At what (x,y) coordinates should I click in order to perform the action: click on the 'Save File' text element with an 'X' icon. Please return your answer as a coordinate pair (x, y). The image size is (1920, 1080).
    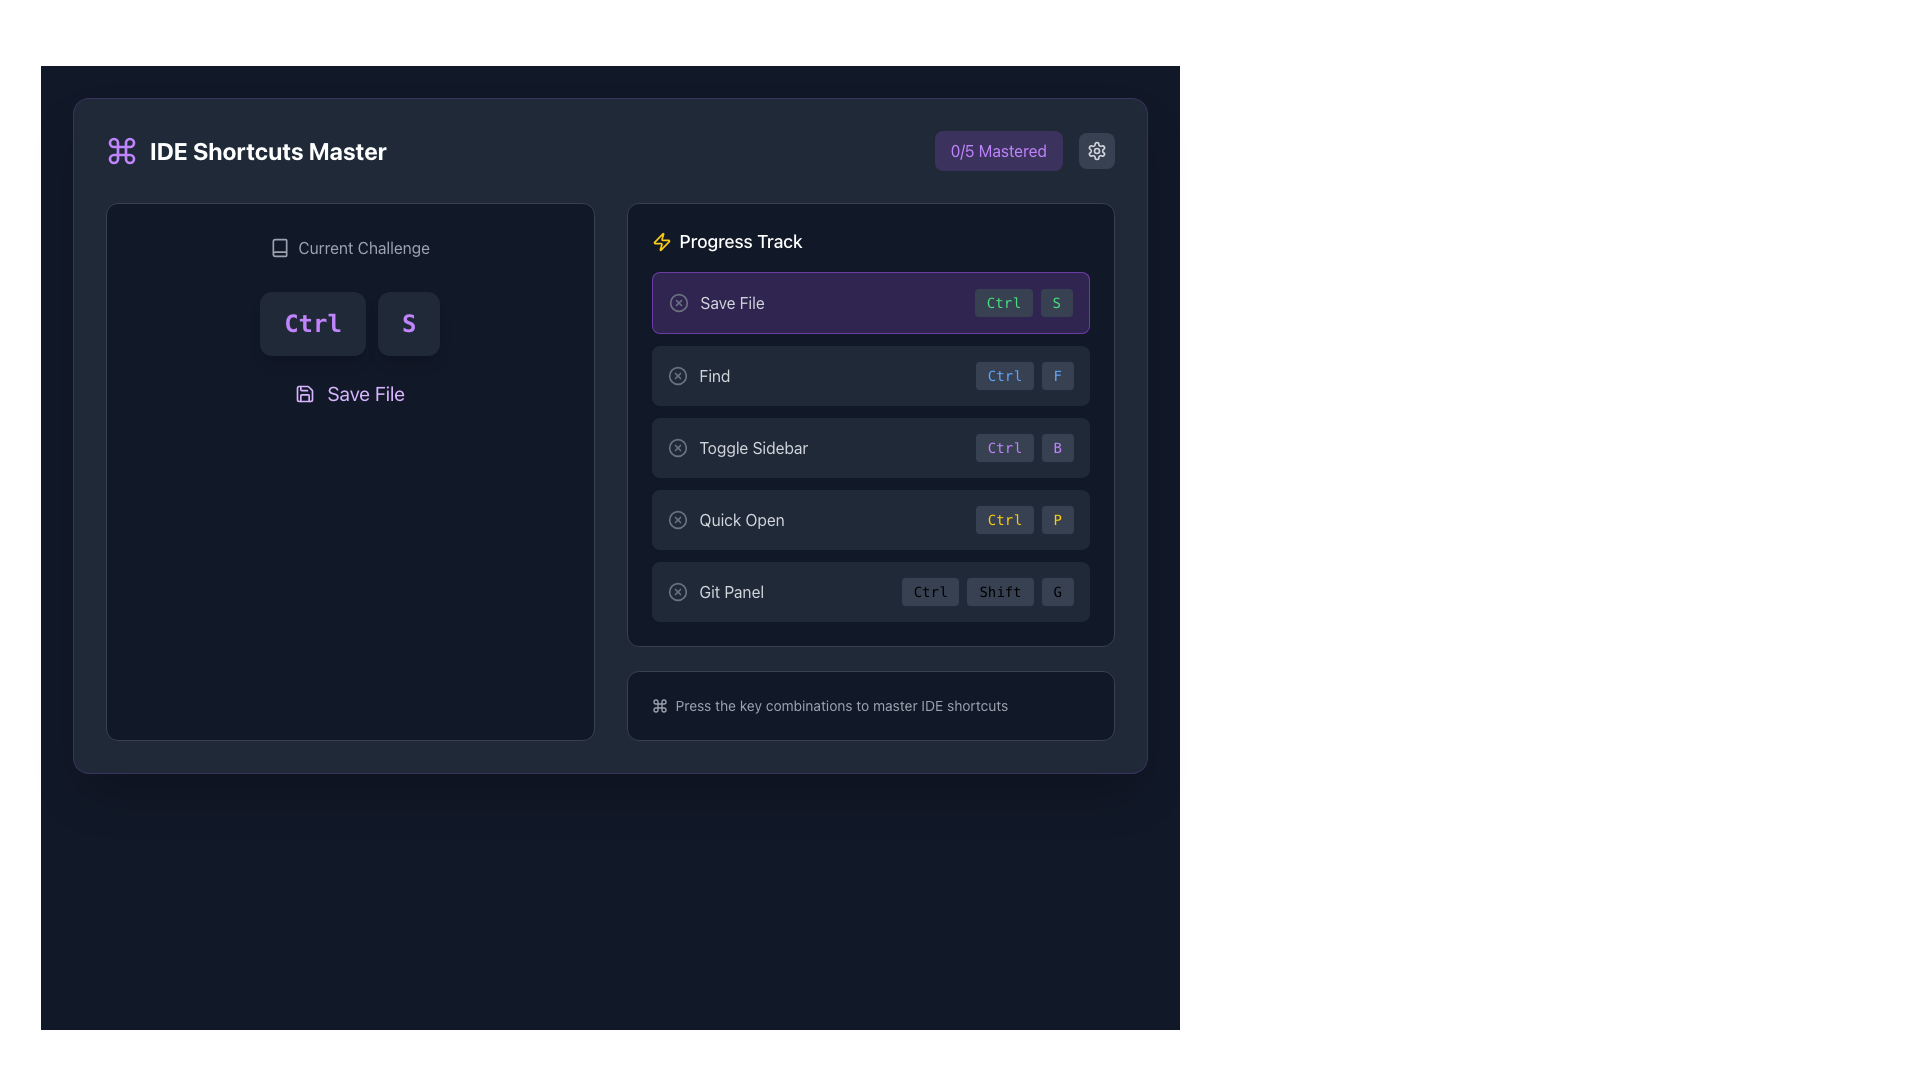
    Looking at the image, I should click on (716, 303).